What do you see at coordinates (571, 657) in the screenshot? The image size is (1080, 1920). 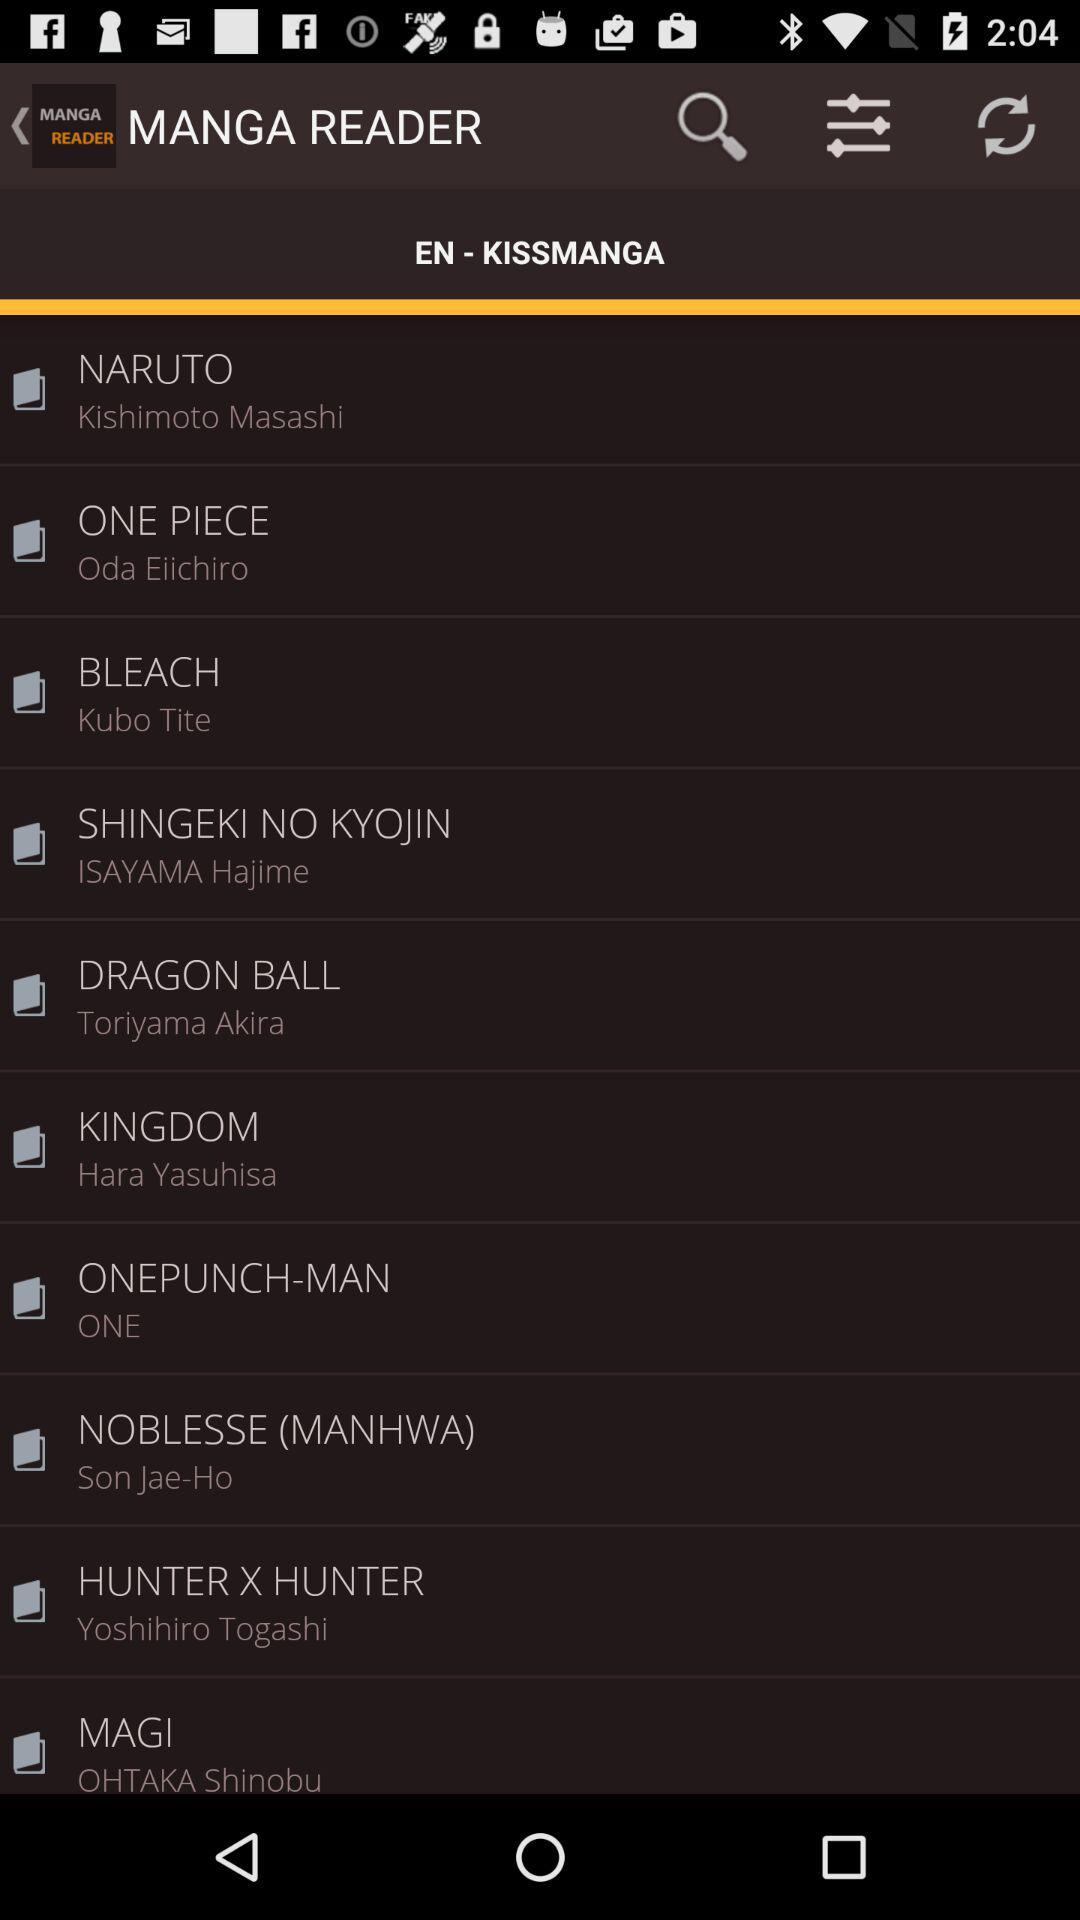 I see `the icon below oda eiichiro icon` at bounding box center [571, 657].